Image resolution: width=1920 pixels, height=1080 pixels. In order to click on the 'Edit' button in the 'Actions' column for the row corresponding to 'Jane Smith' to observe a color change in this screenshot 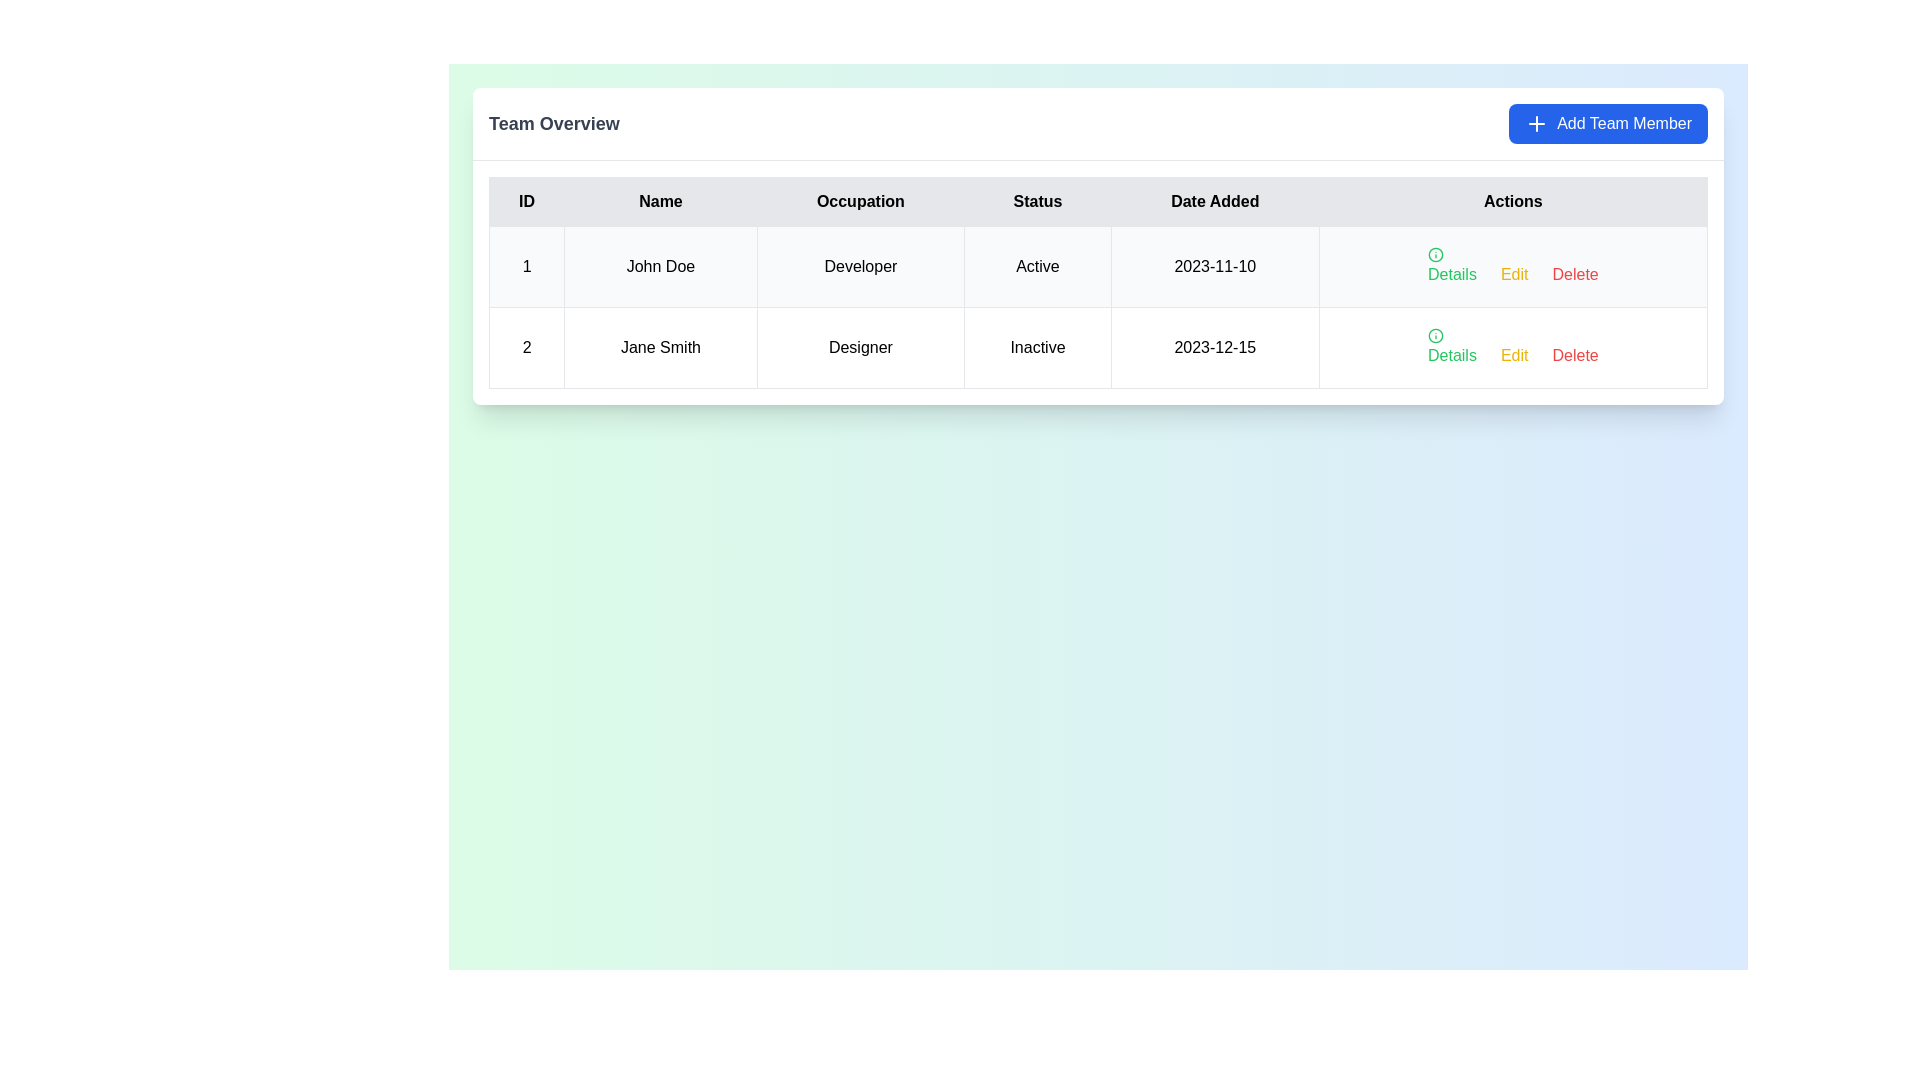, I will do `click(1514, 274)`.